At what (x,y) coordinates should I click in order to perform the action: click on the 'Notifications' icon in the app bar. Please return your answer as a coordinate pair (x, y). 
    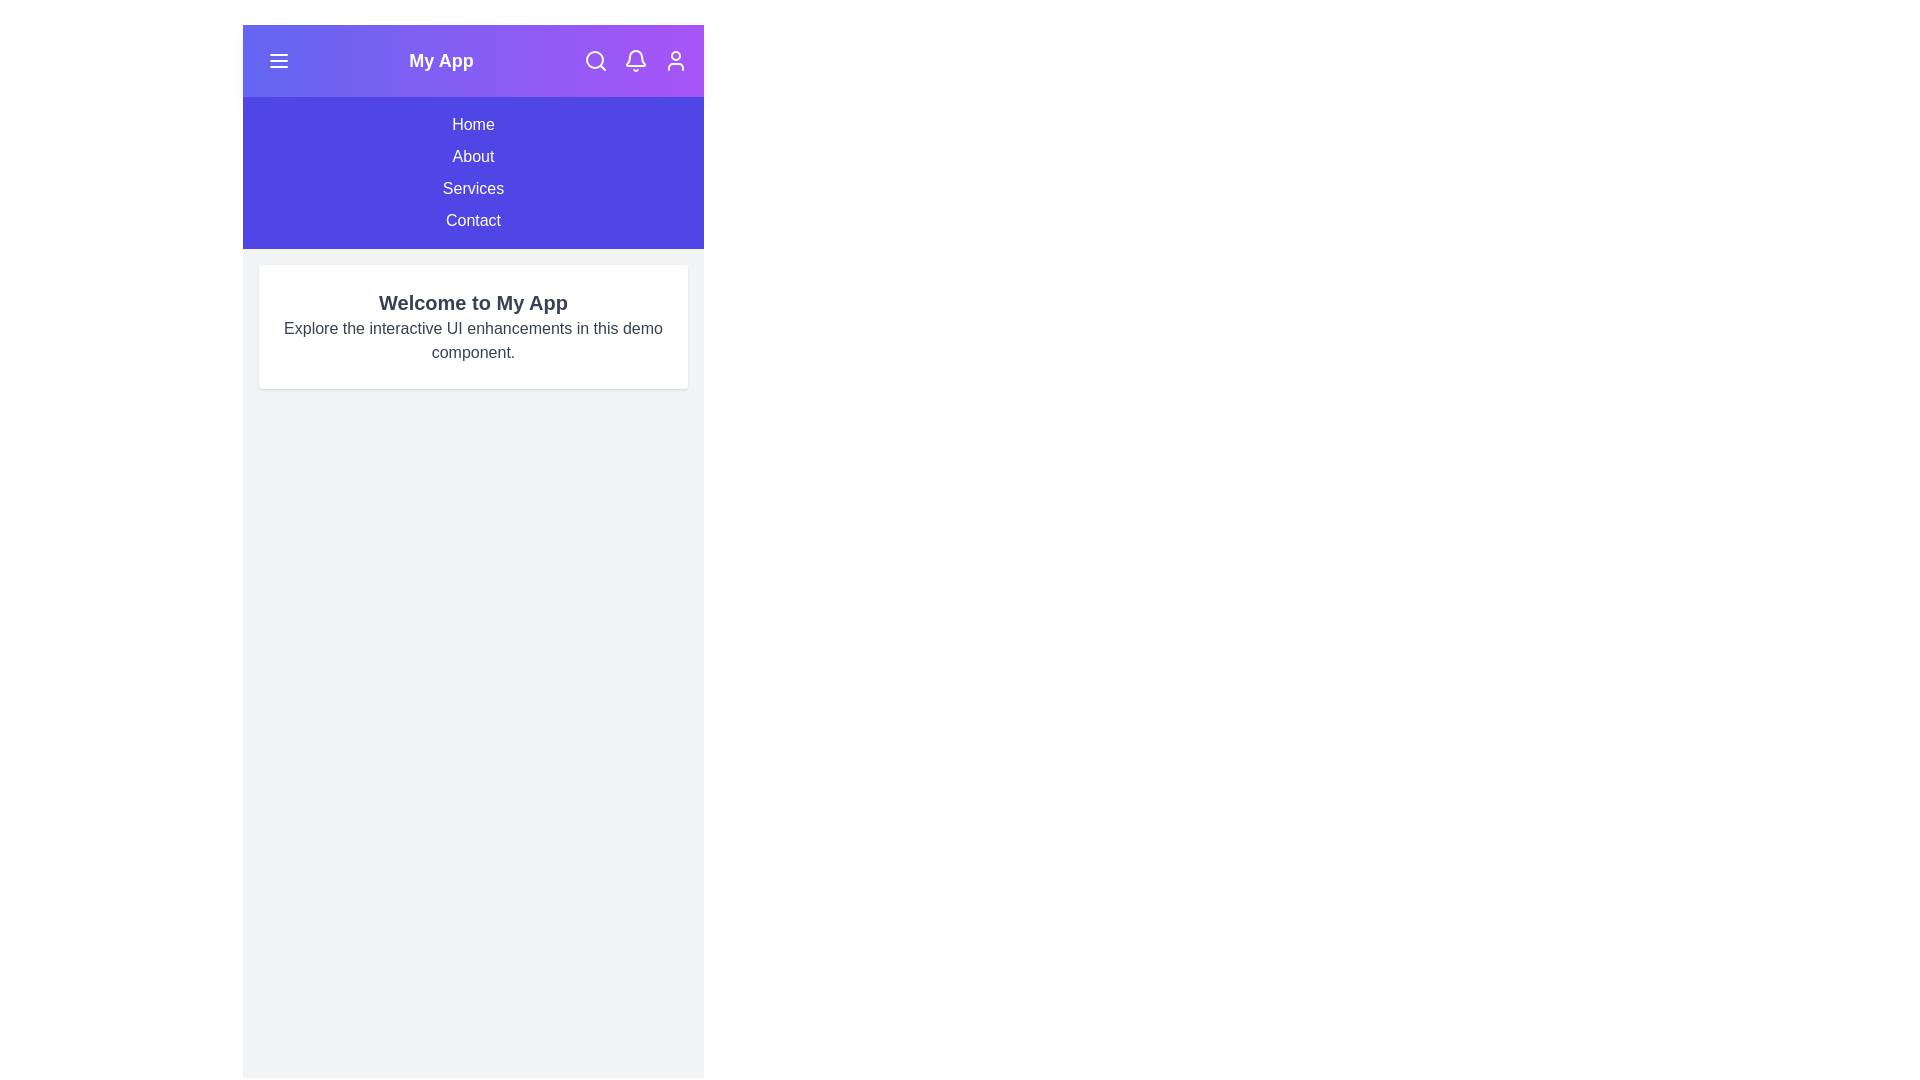
    Looking at the image, I should click on (634, 60).